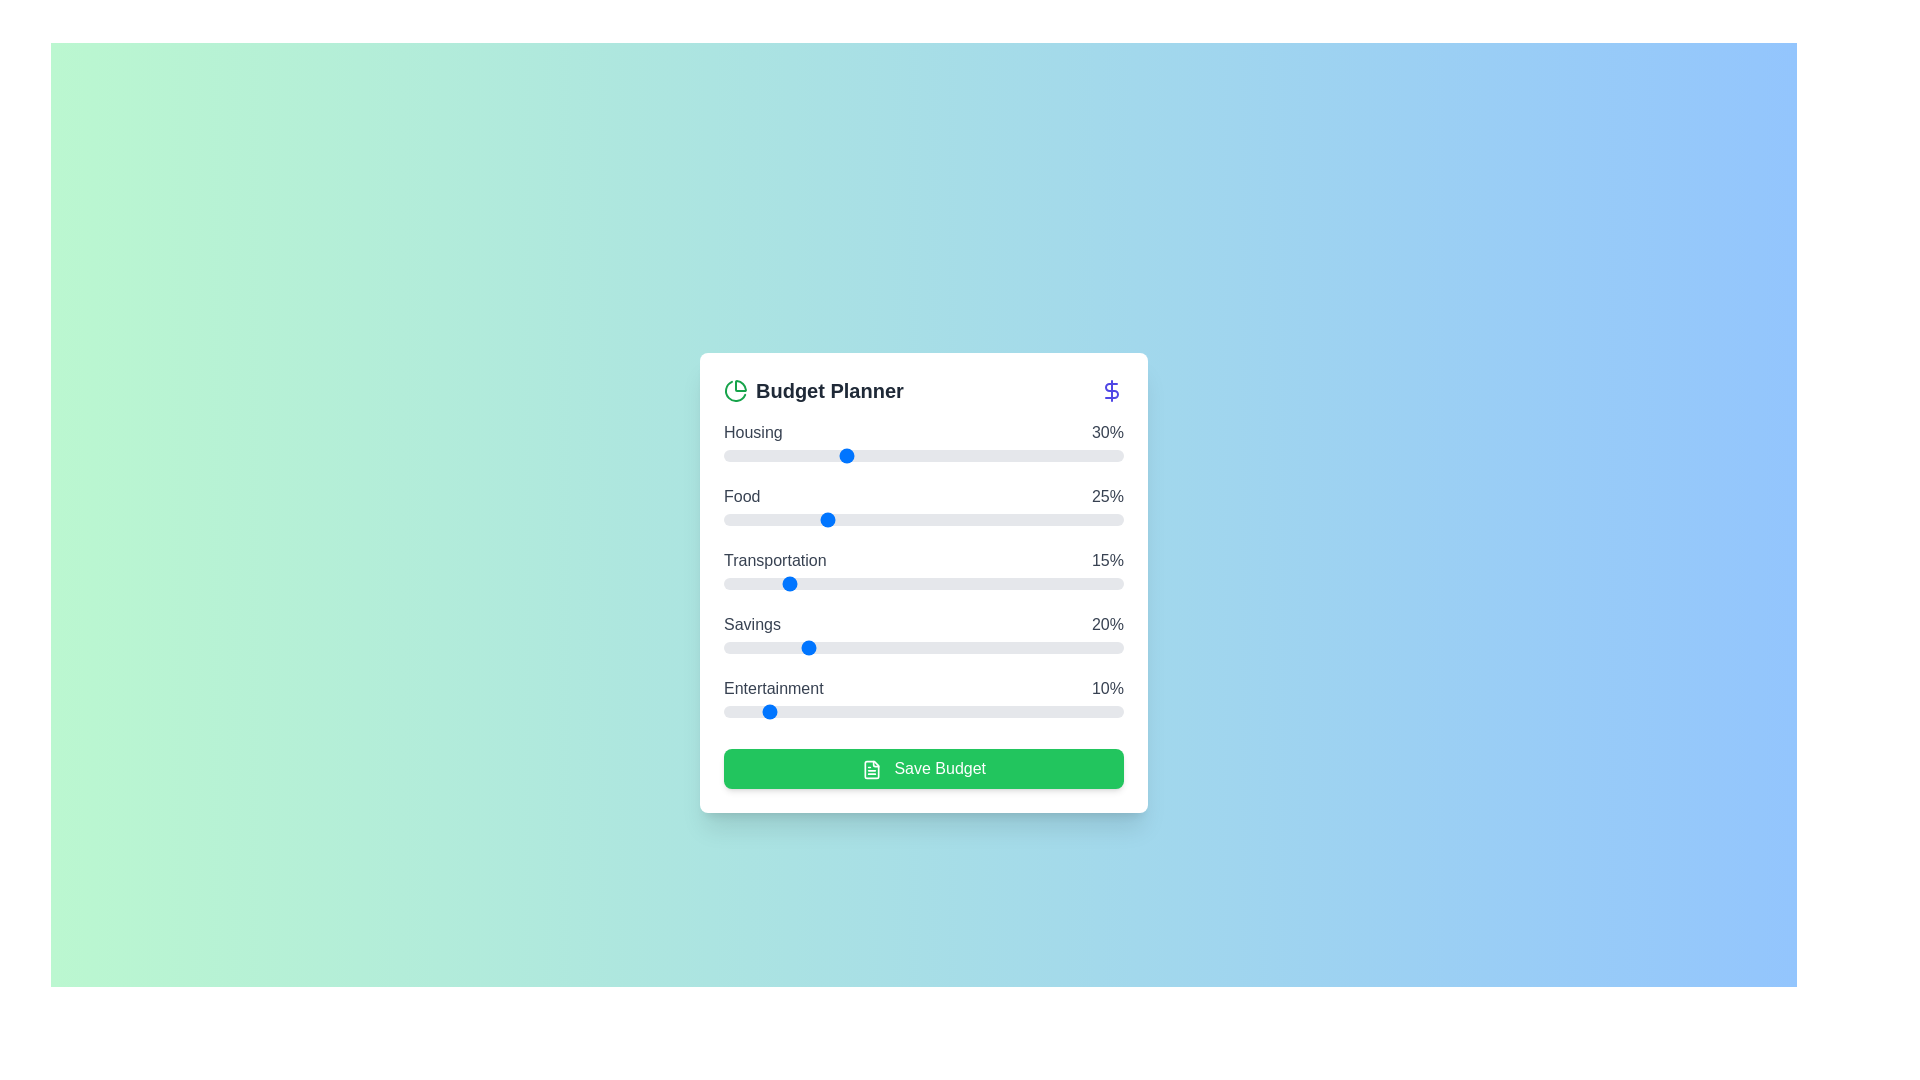 This screenshot has width=1920, height=1080. I want to click on the dollar sign icon to access additional functionality, so click(1111, 390).